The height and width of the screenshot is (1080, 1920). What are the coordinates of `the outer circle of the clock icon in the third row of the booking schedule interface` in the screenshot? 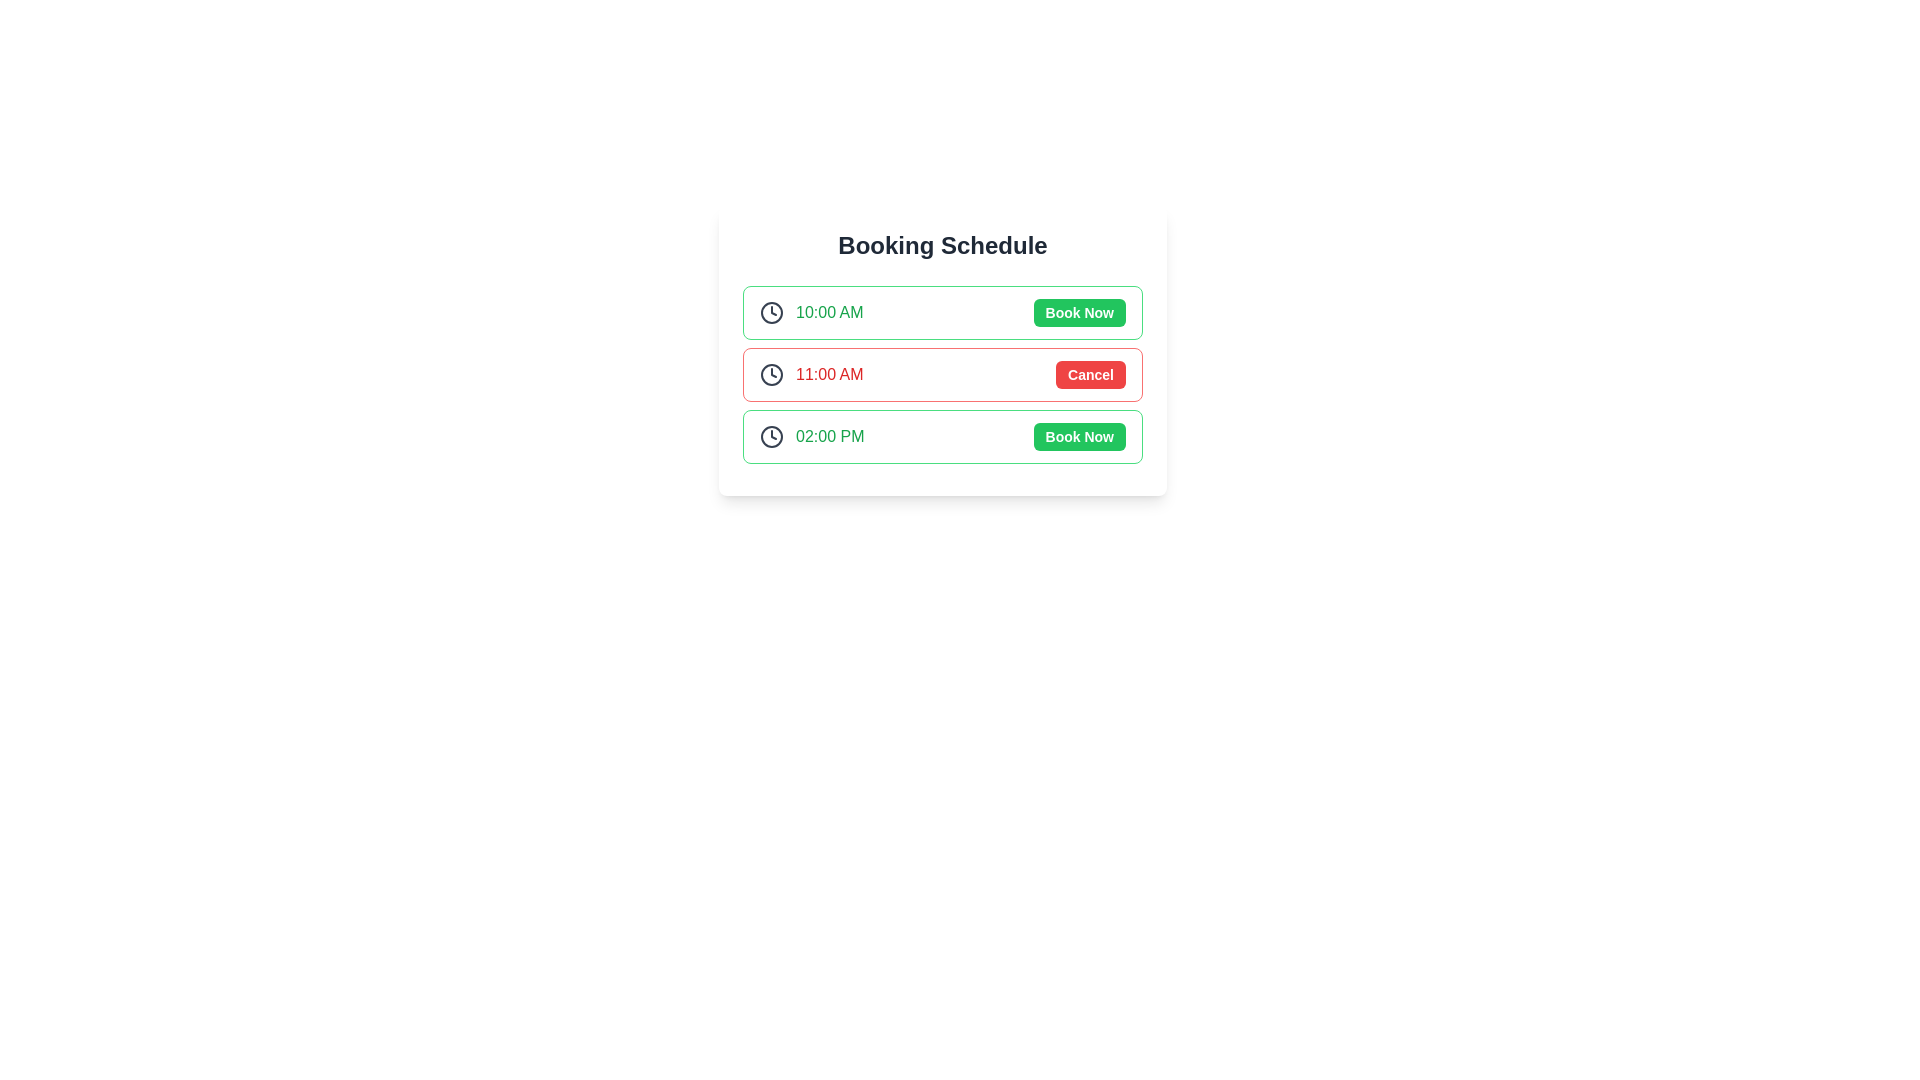 It's located at (771, 435).